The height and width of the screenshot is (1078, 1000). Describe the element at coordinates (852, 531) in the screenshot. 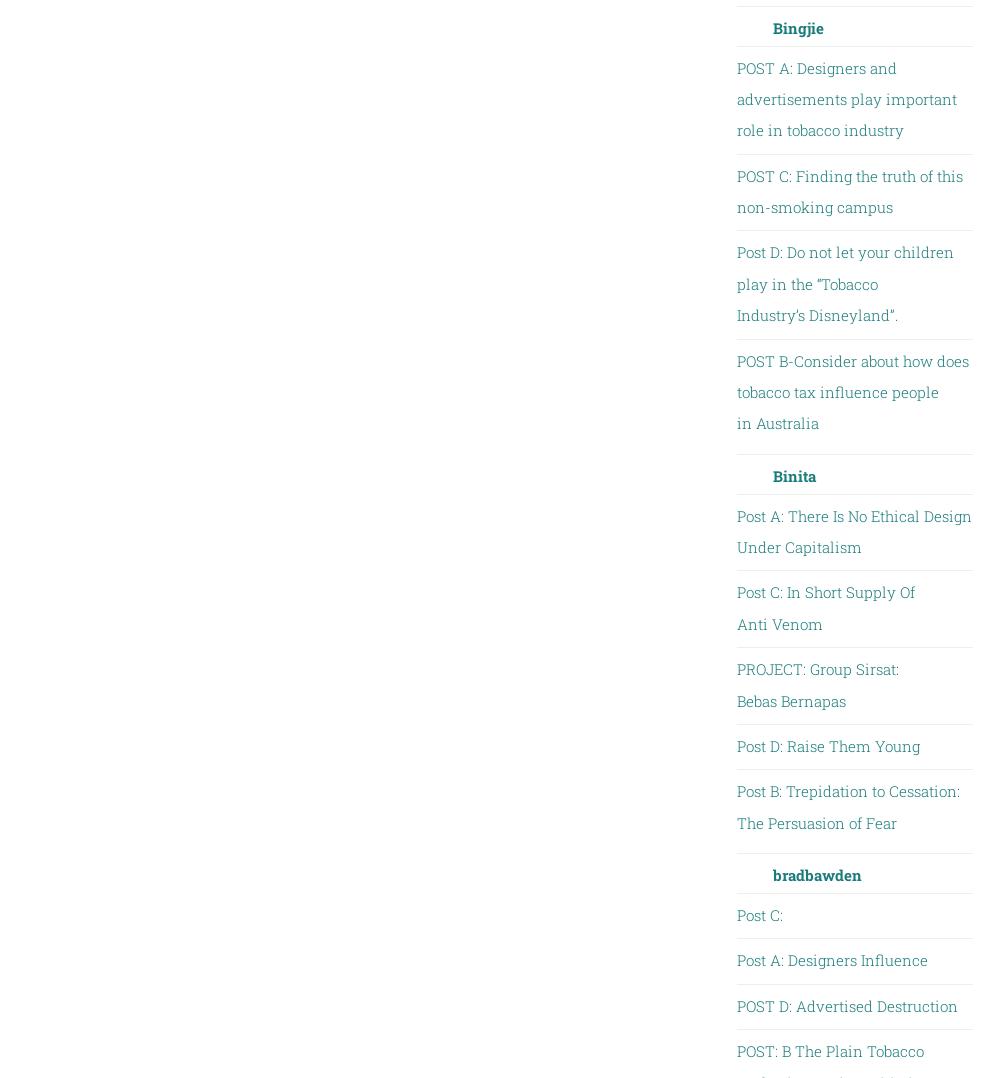

I see `'Post A: There Is No Ethical Design Under Capitalism'` at that location.